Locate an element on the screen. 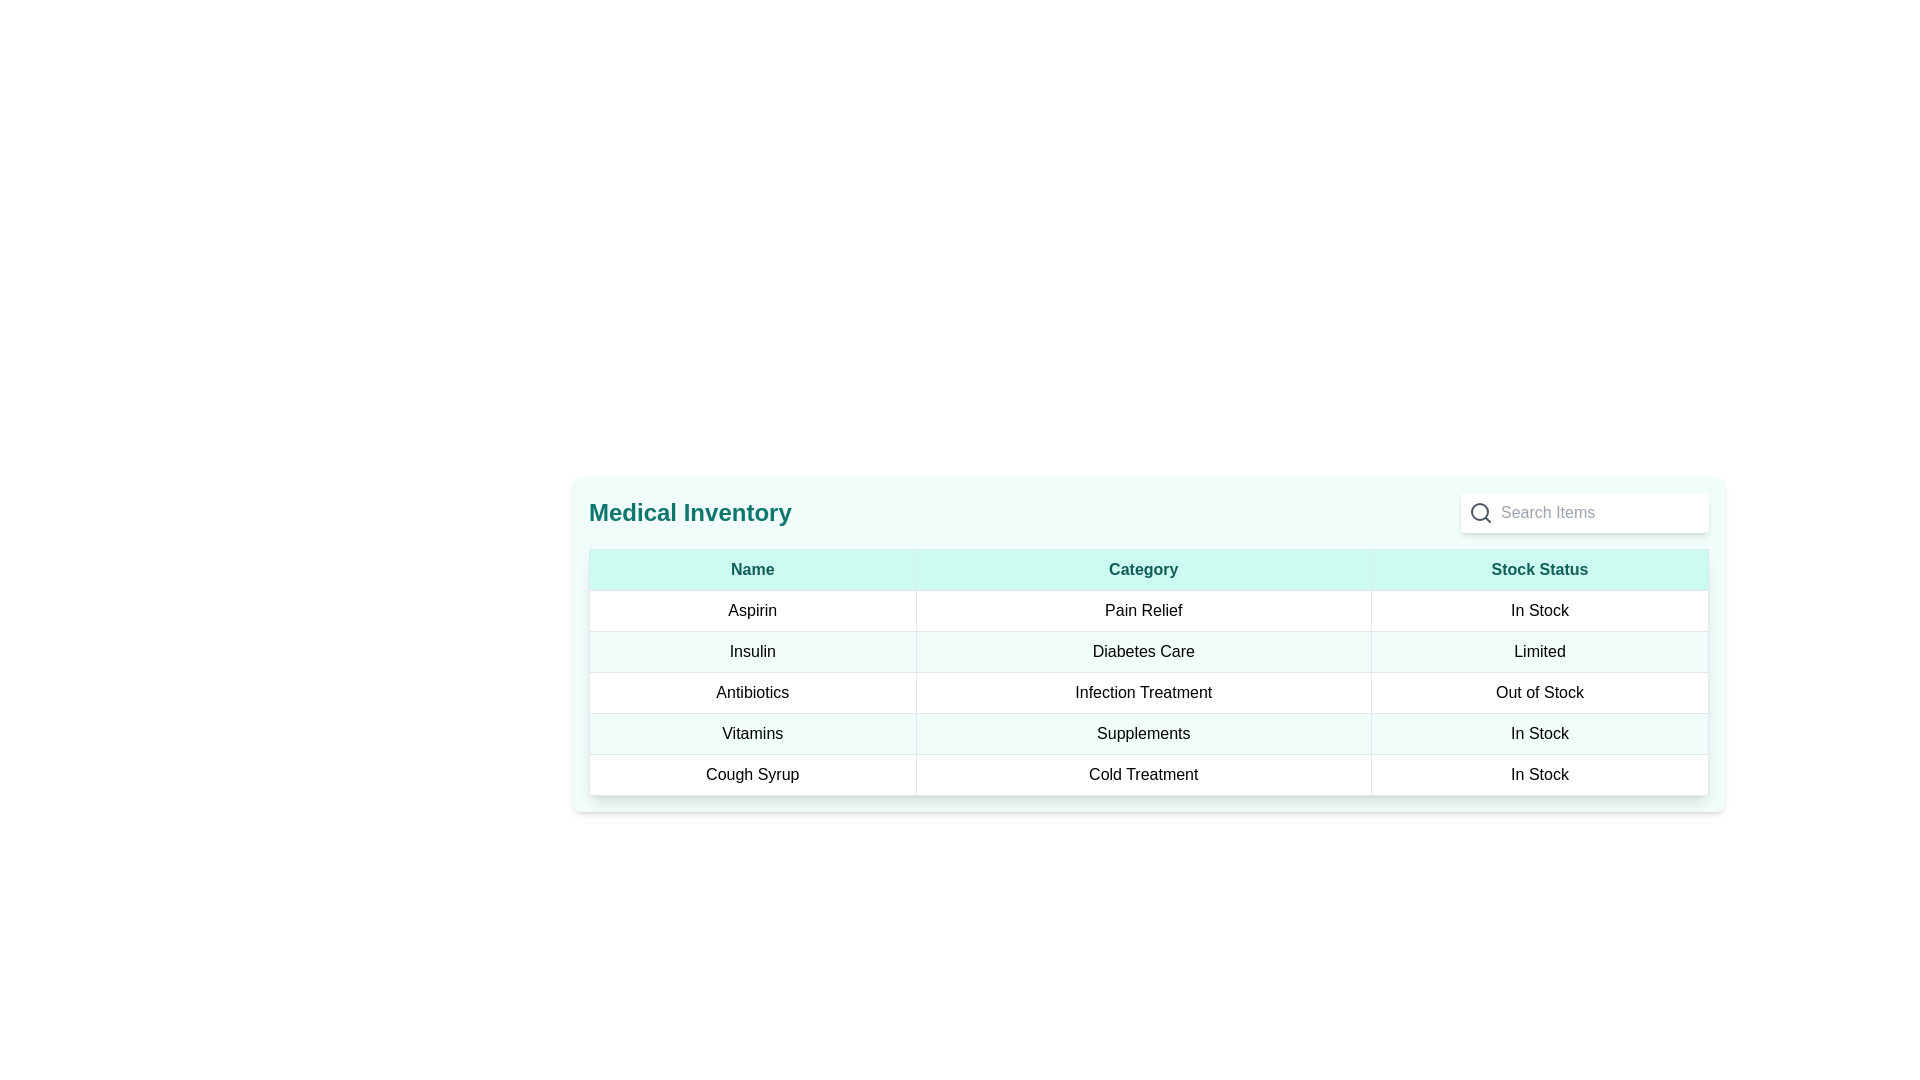  the text label indicating the stock status of 'Antibiotics', which shows its unavailability in the third cell of the 'Stock Status' column is located at coordinates (1539, 692).